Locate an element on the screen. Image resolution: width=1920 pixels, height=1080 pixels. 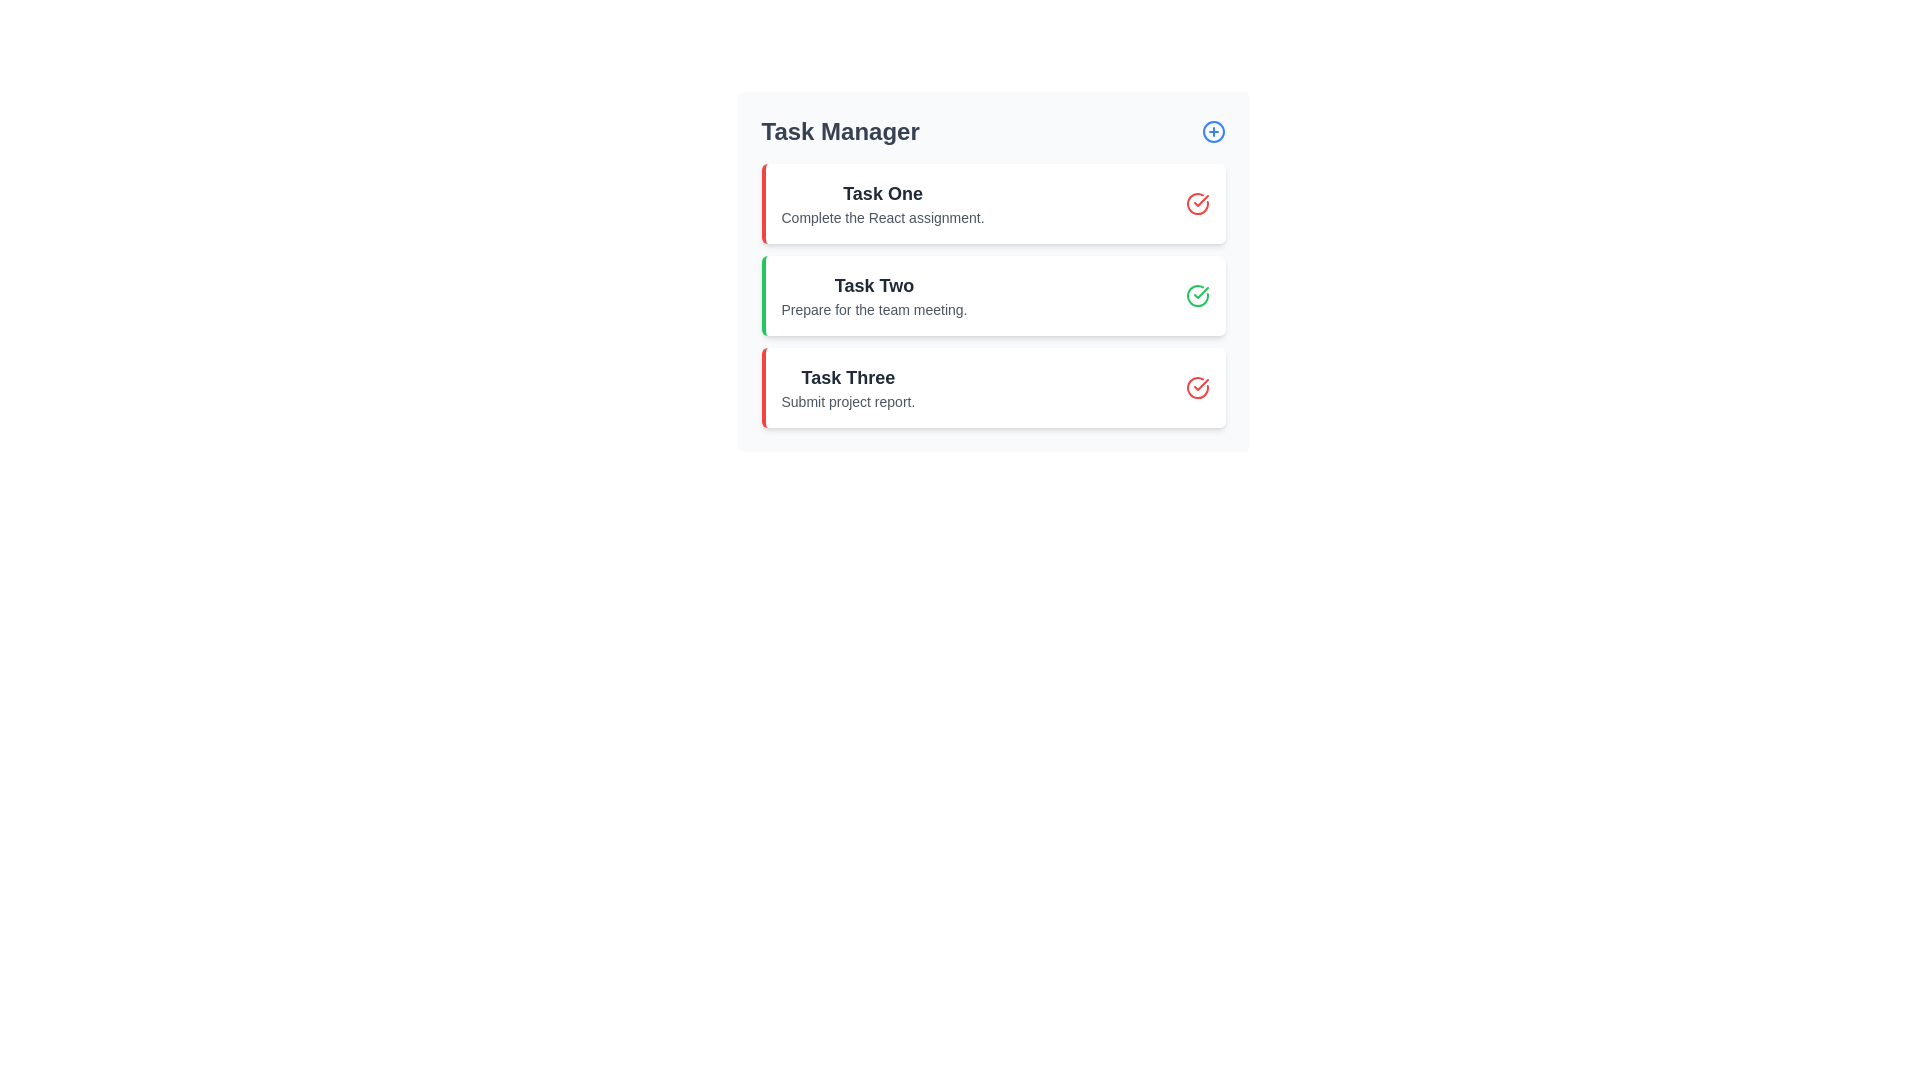
text label displaying 'Task Two', which is styled in a large, bold font and dark gray color, positioned above the description 'Prepare for the team meeting.' in the second task card is located at coordinates (874, 285).